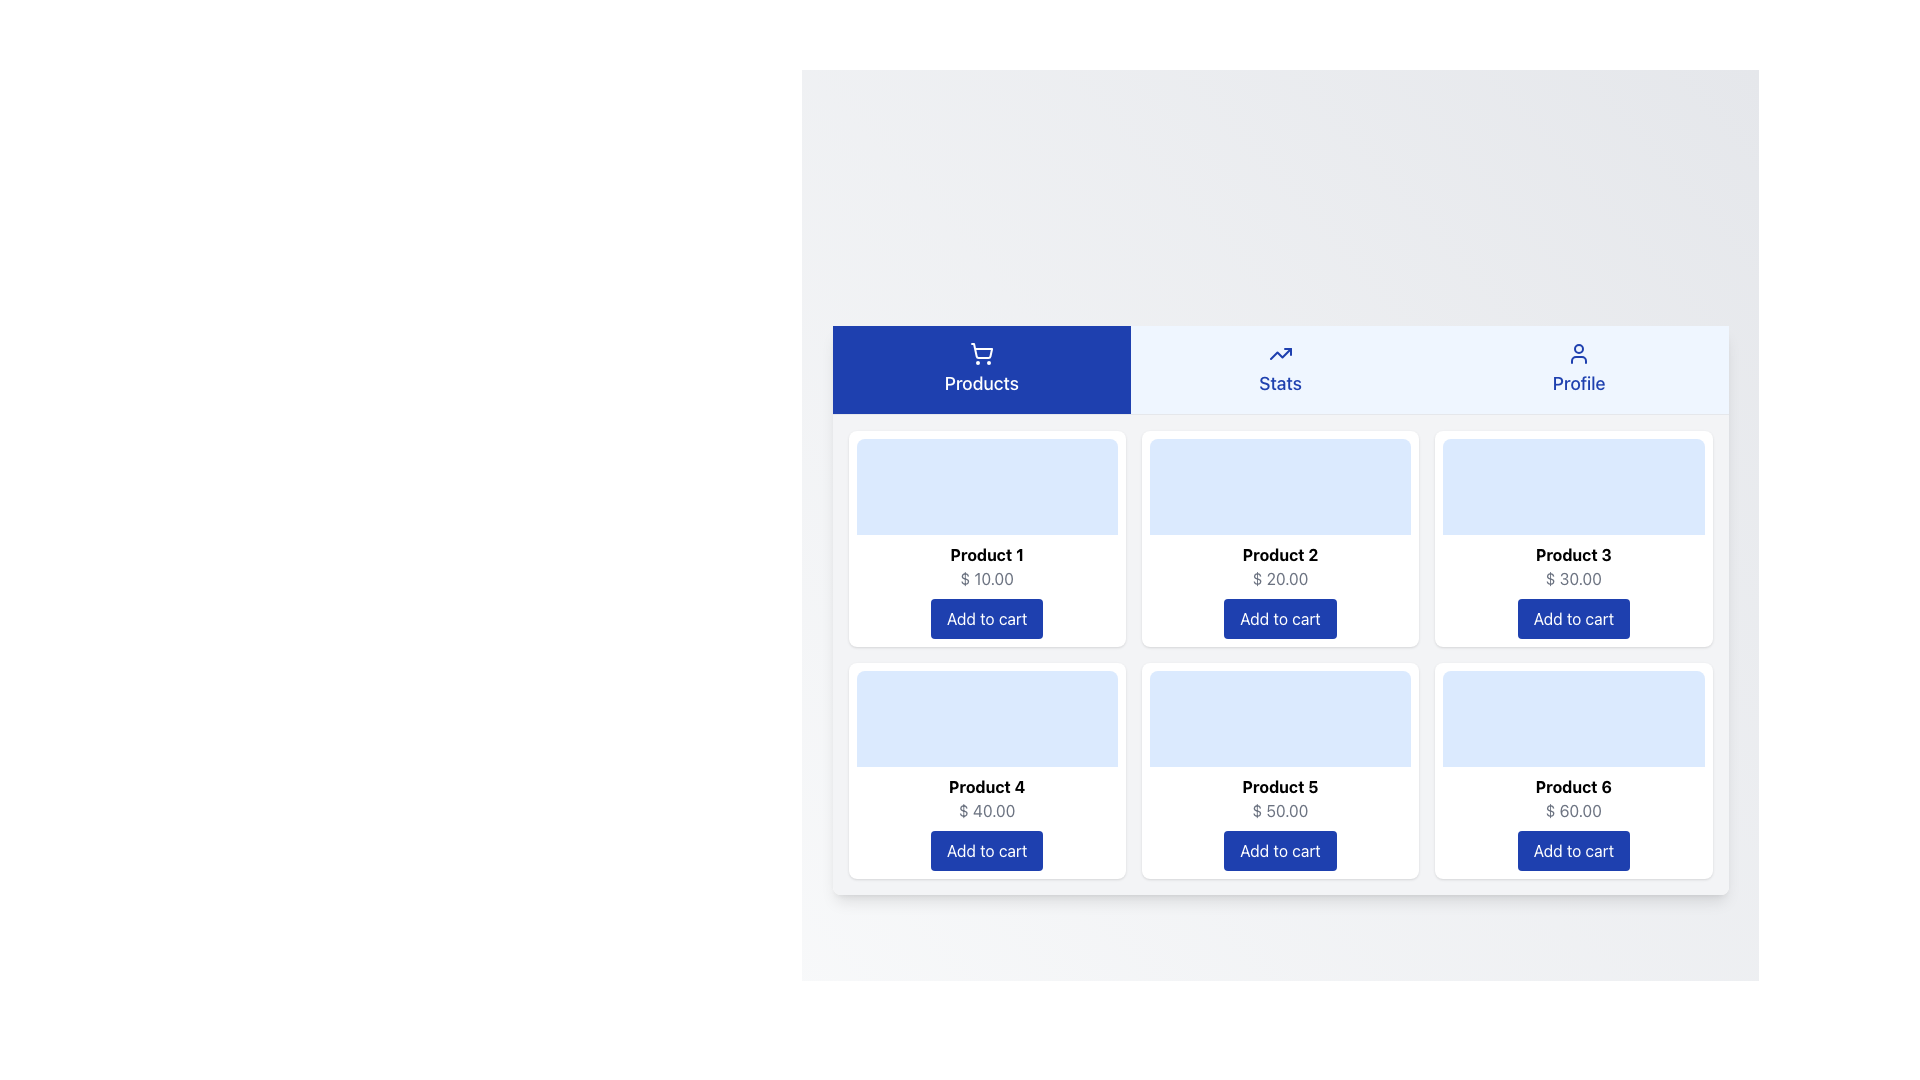 The width and height of the screenshot is (1920, 1080). I want to click on product details of Product 6 located in the third column of the second row of the product grid, so click(1572, 769).